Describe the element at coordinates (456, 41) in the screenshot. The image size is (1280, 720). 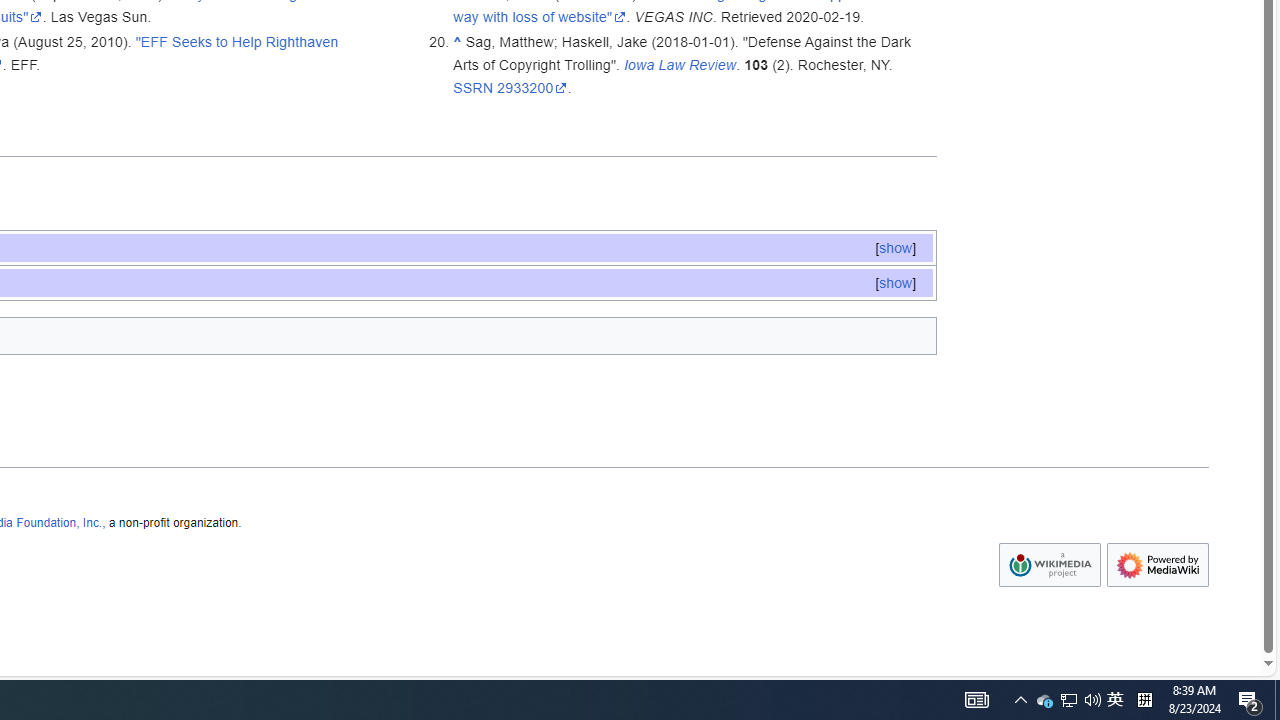
I see `'Jump up'` at that location.